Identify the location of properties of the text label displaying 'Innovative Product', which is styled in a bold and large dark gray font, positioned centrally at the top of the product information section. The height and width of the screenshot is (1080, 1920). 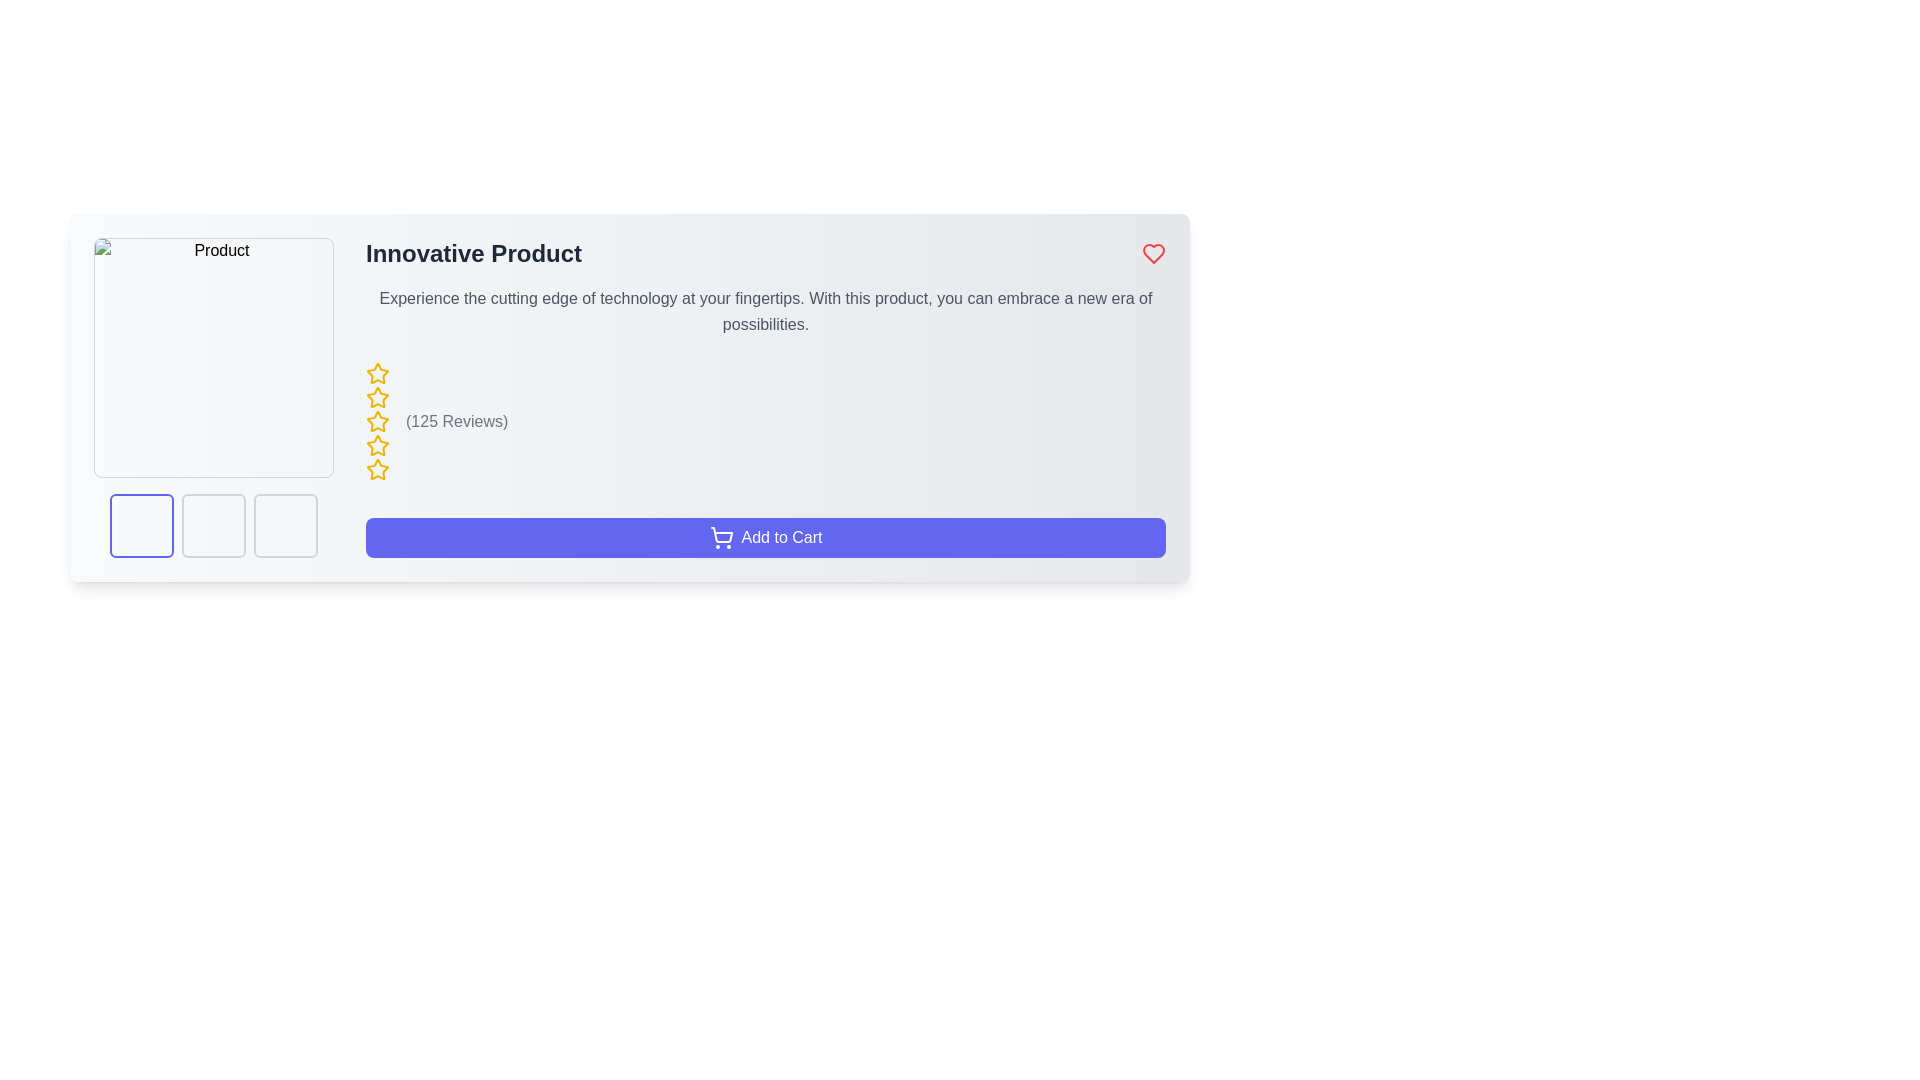
(473, 253).